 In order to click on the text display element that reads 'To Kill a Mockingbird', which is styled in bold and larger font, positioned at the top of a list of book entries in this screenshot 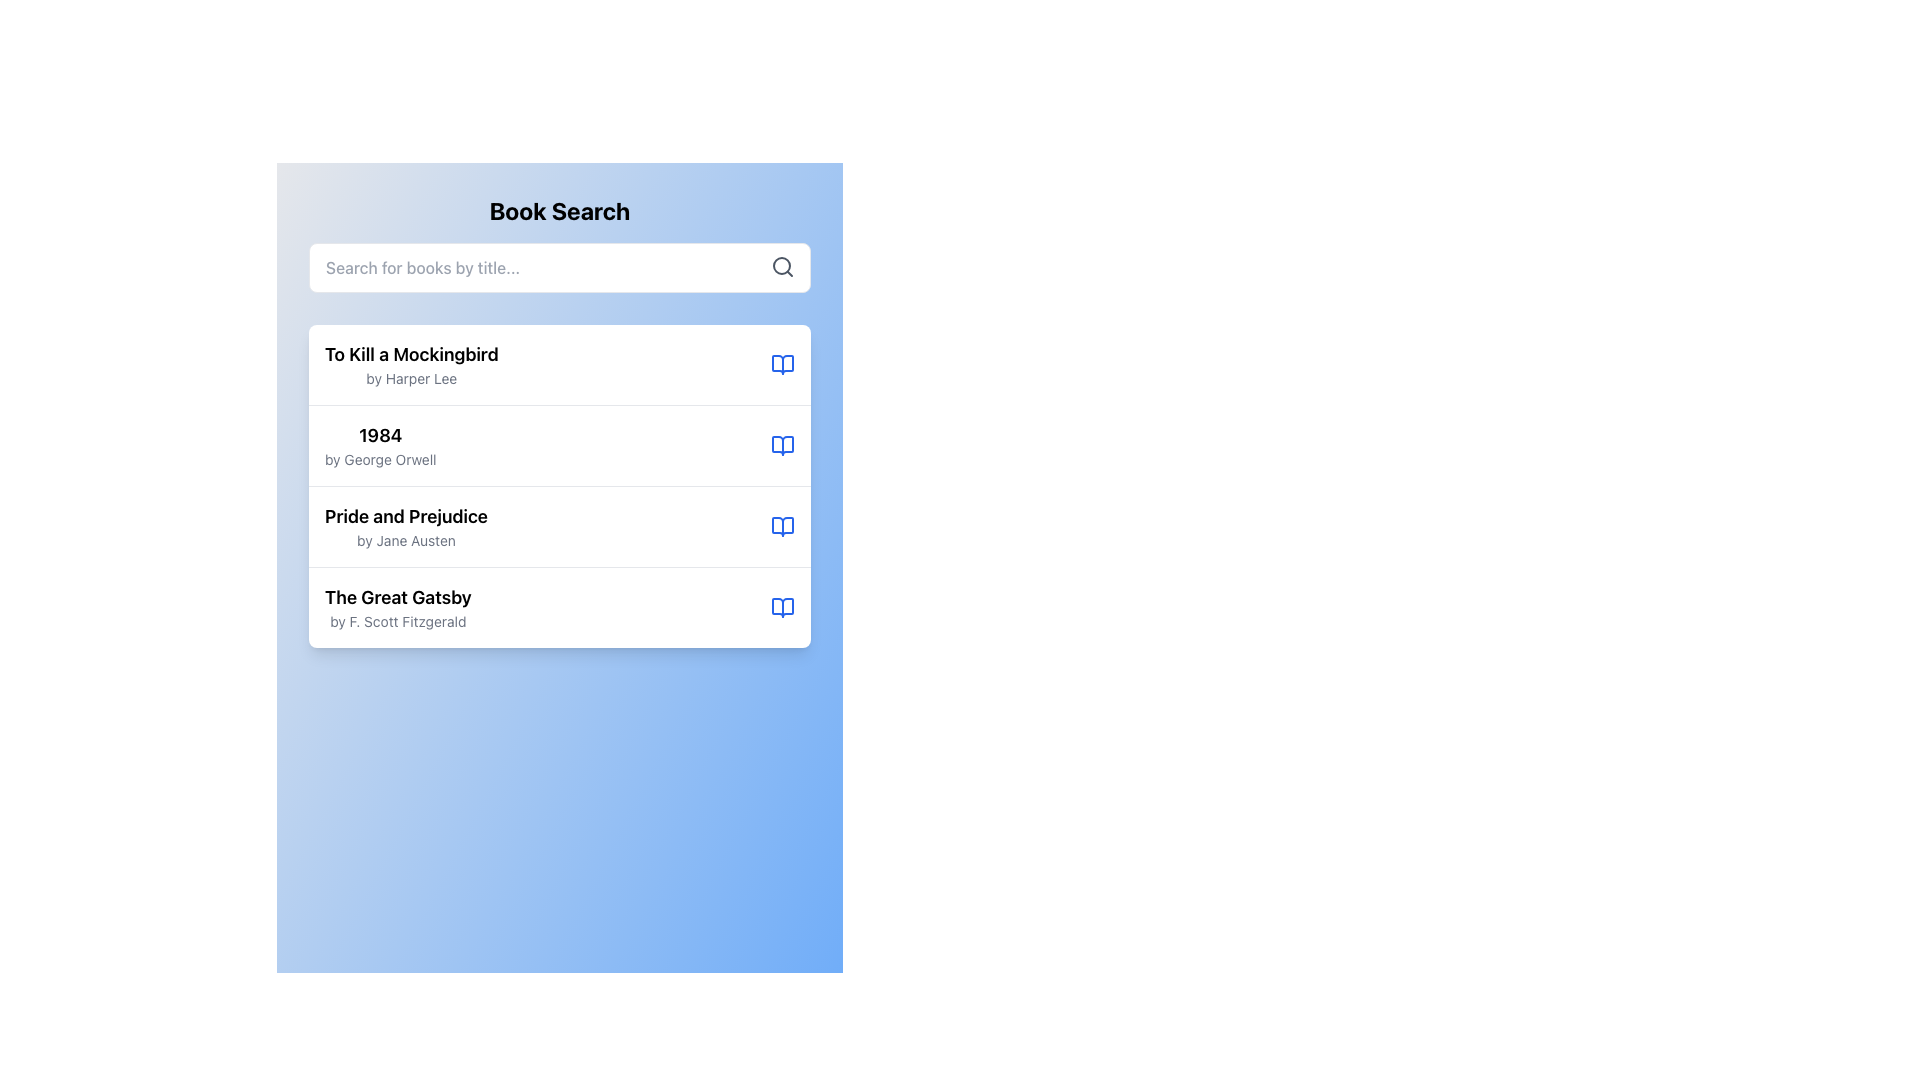, I will do `click(410, 353)`.